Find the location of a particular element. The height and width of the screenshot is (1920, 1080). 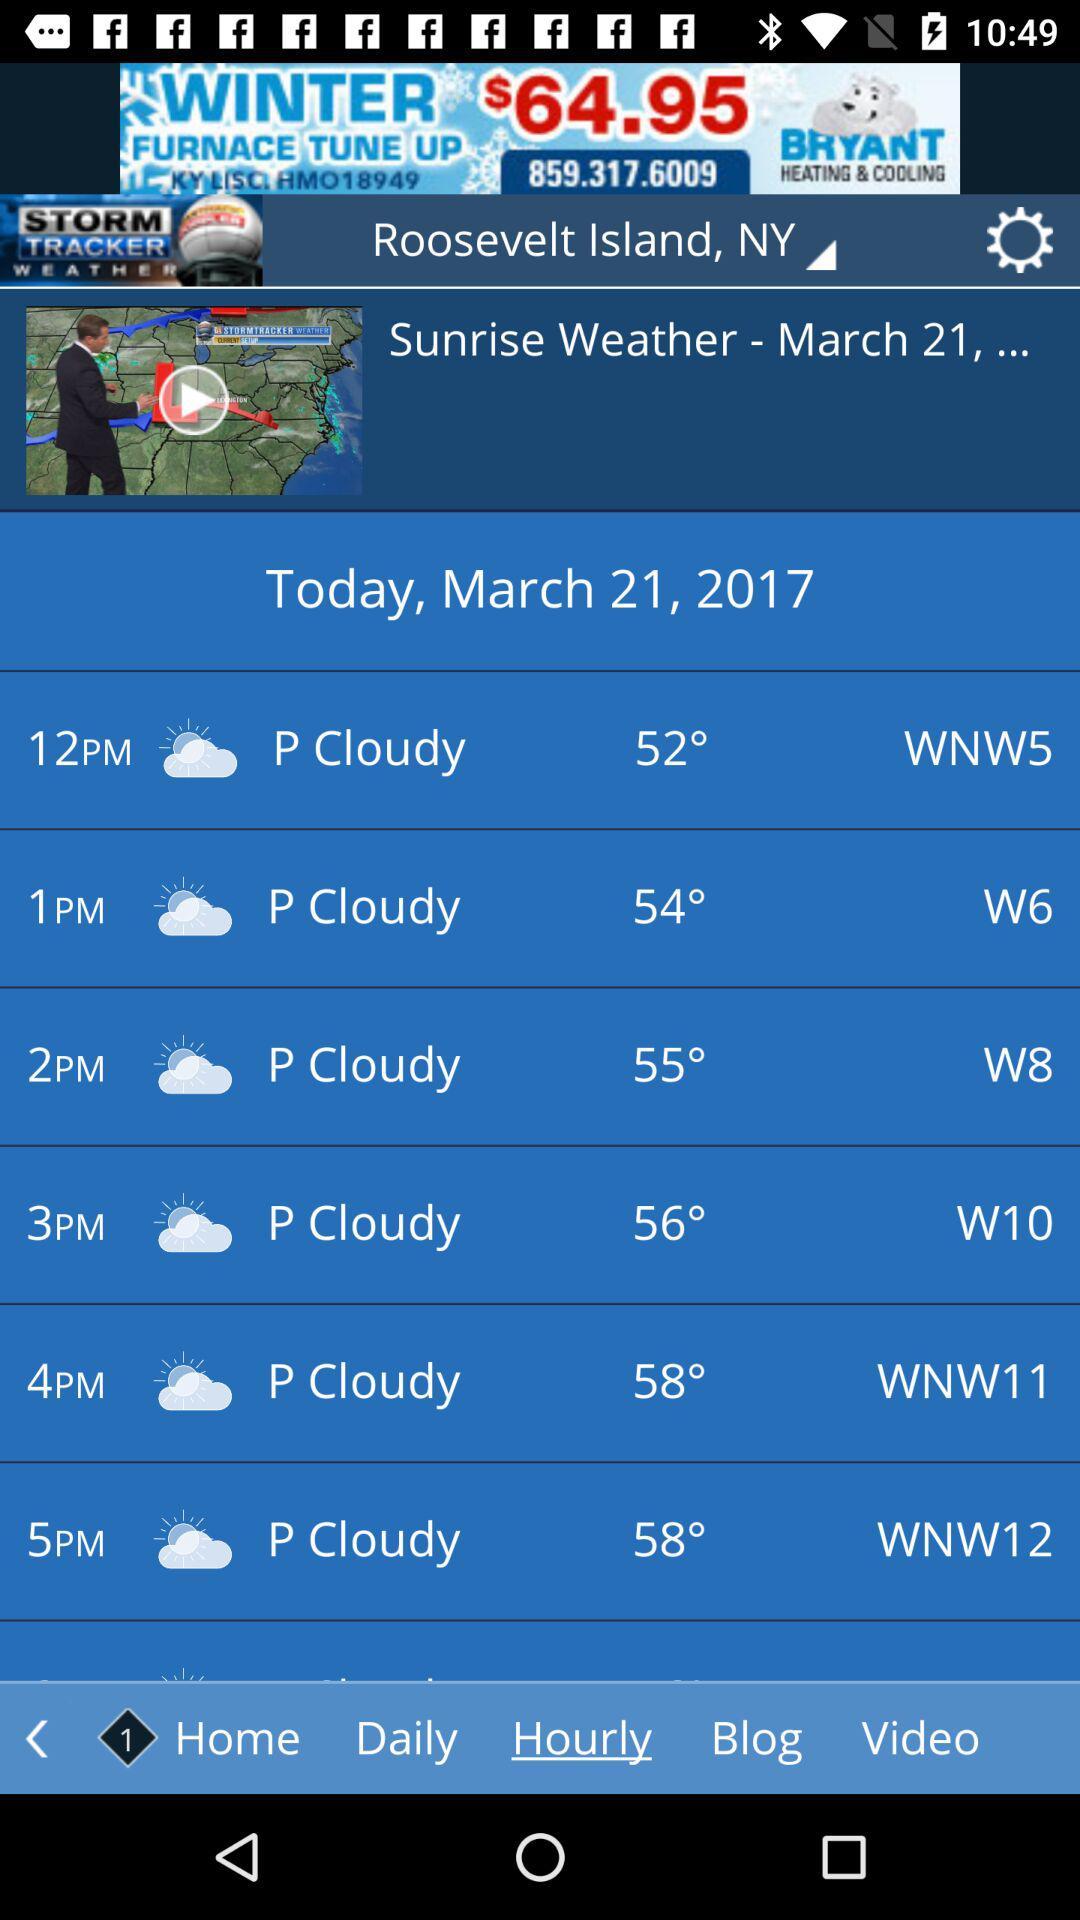

scroll menu left is located at coordinates (36, 1737).